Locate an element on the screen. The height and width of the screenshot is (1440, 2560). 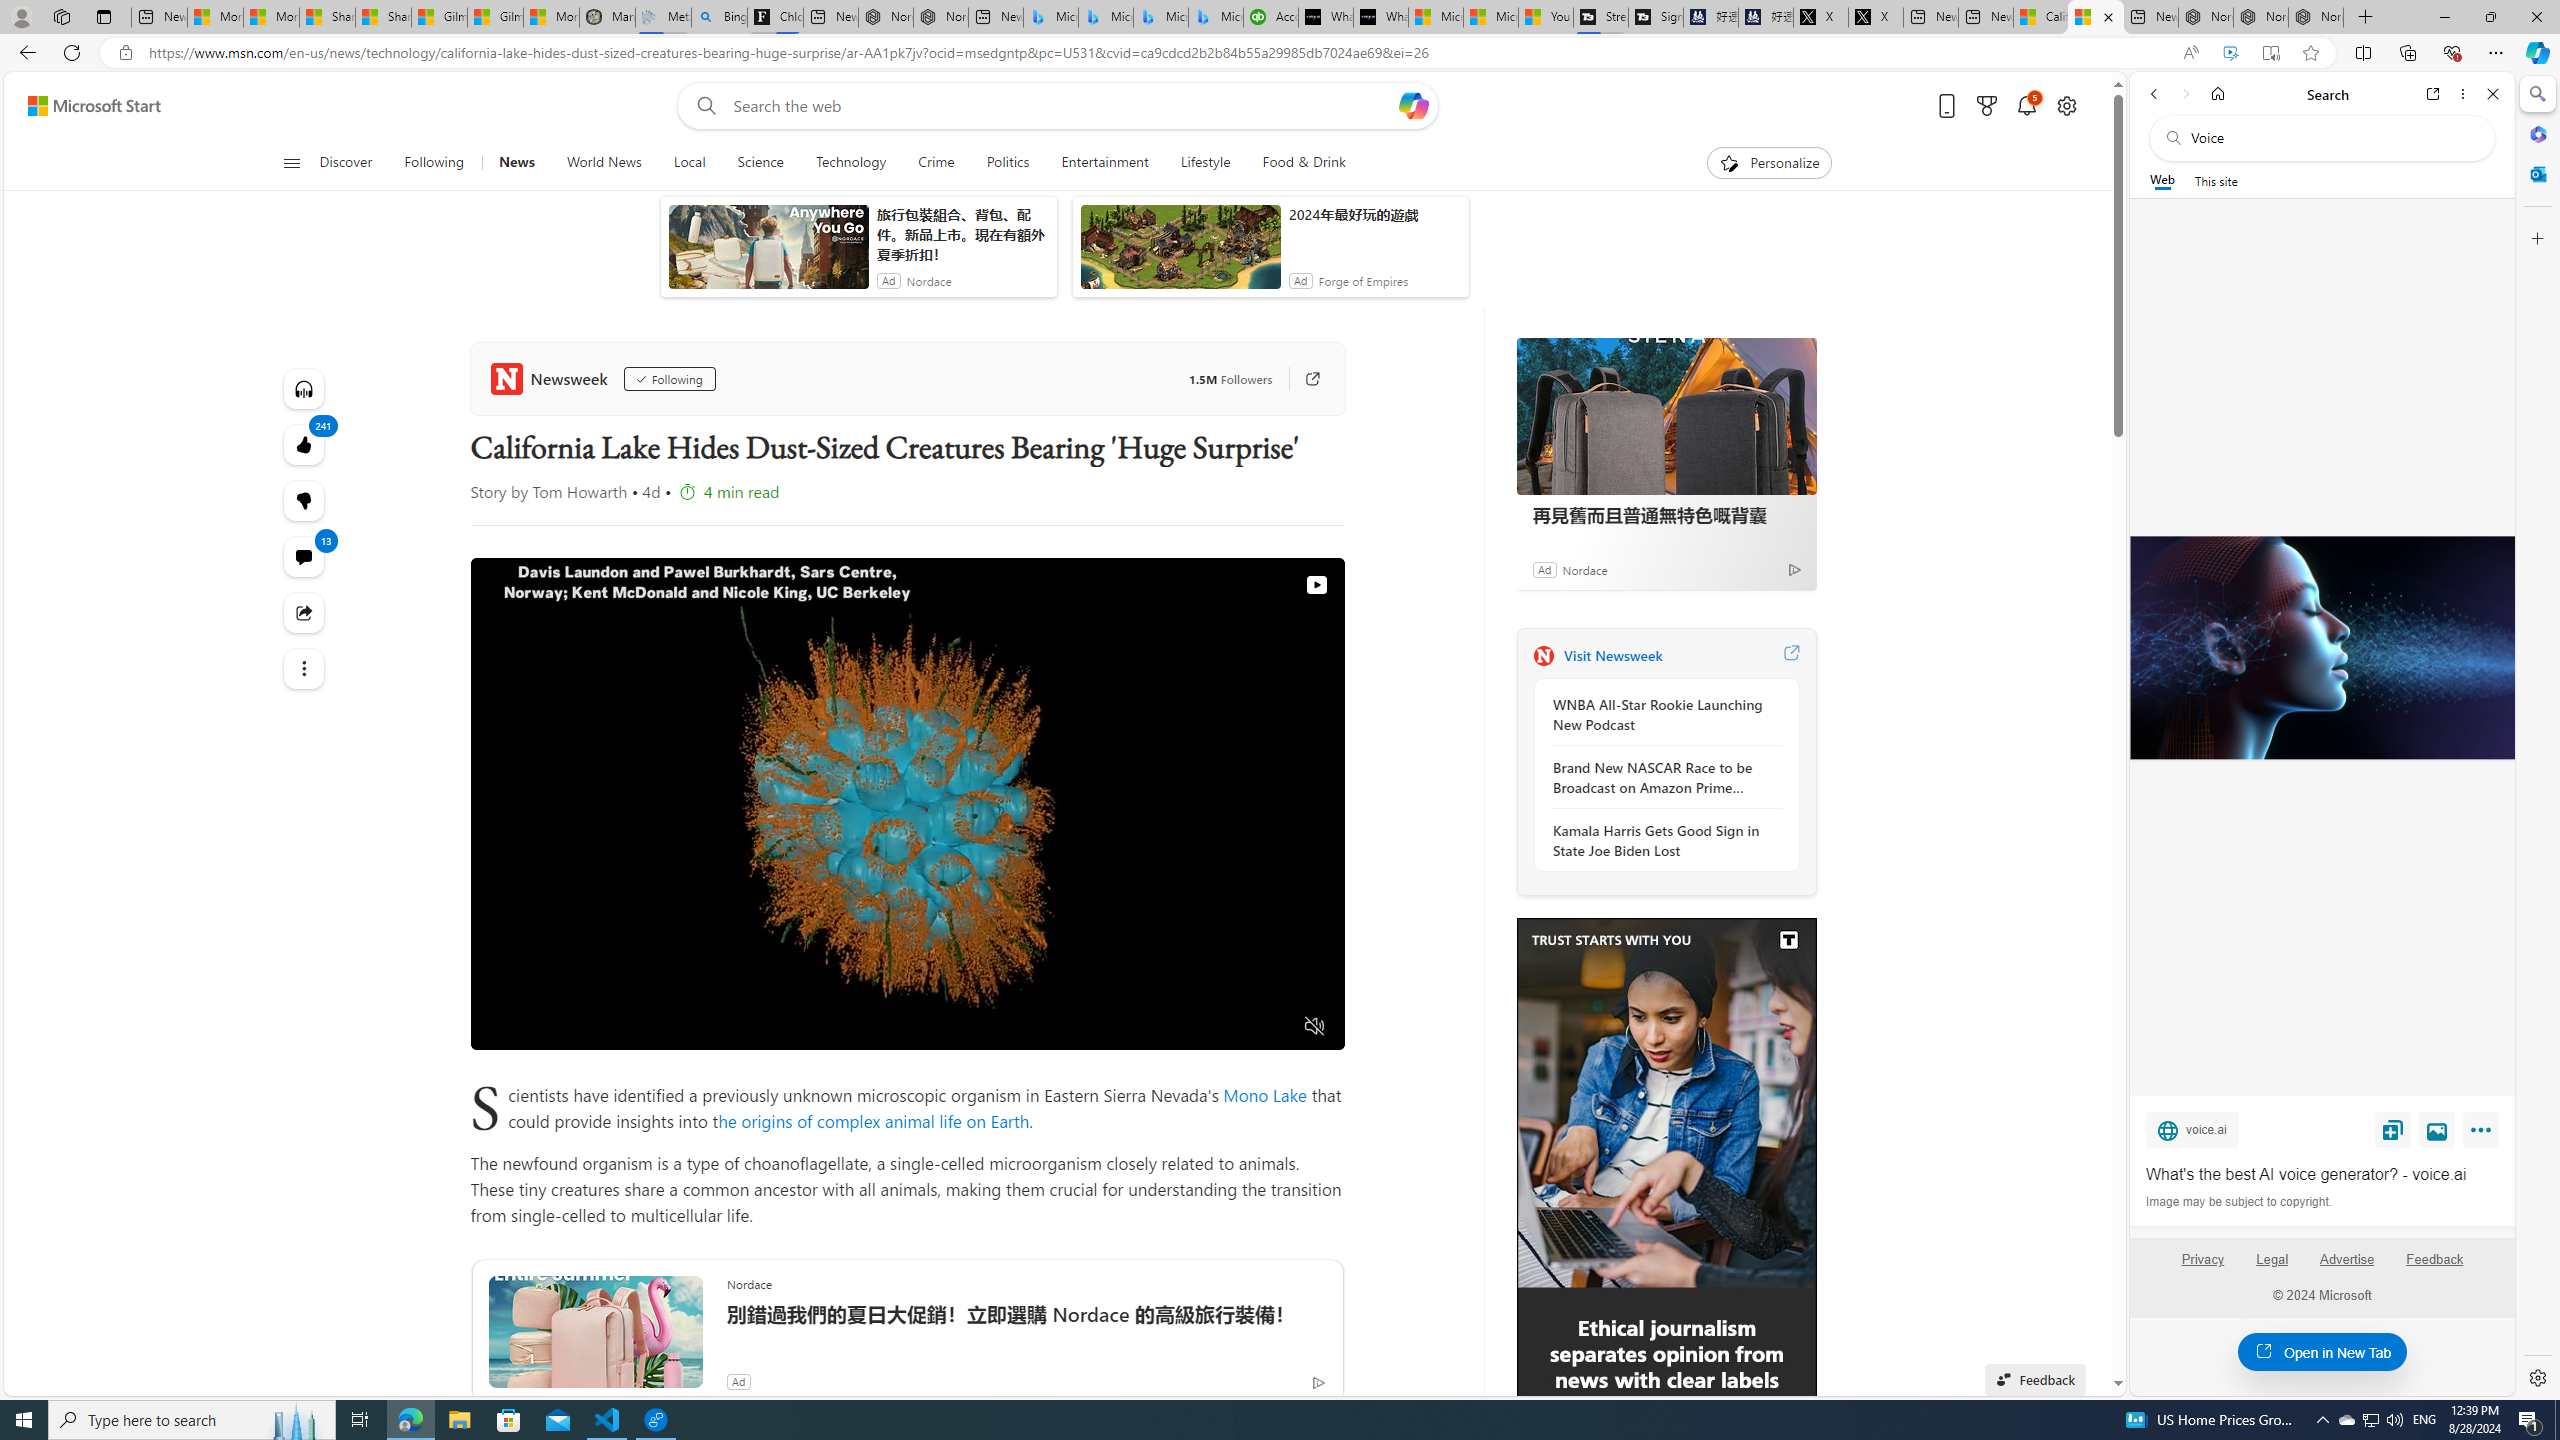
'Microsoft 365' is located at coordinates (2535, 134).